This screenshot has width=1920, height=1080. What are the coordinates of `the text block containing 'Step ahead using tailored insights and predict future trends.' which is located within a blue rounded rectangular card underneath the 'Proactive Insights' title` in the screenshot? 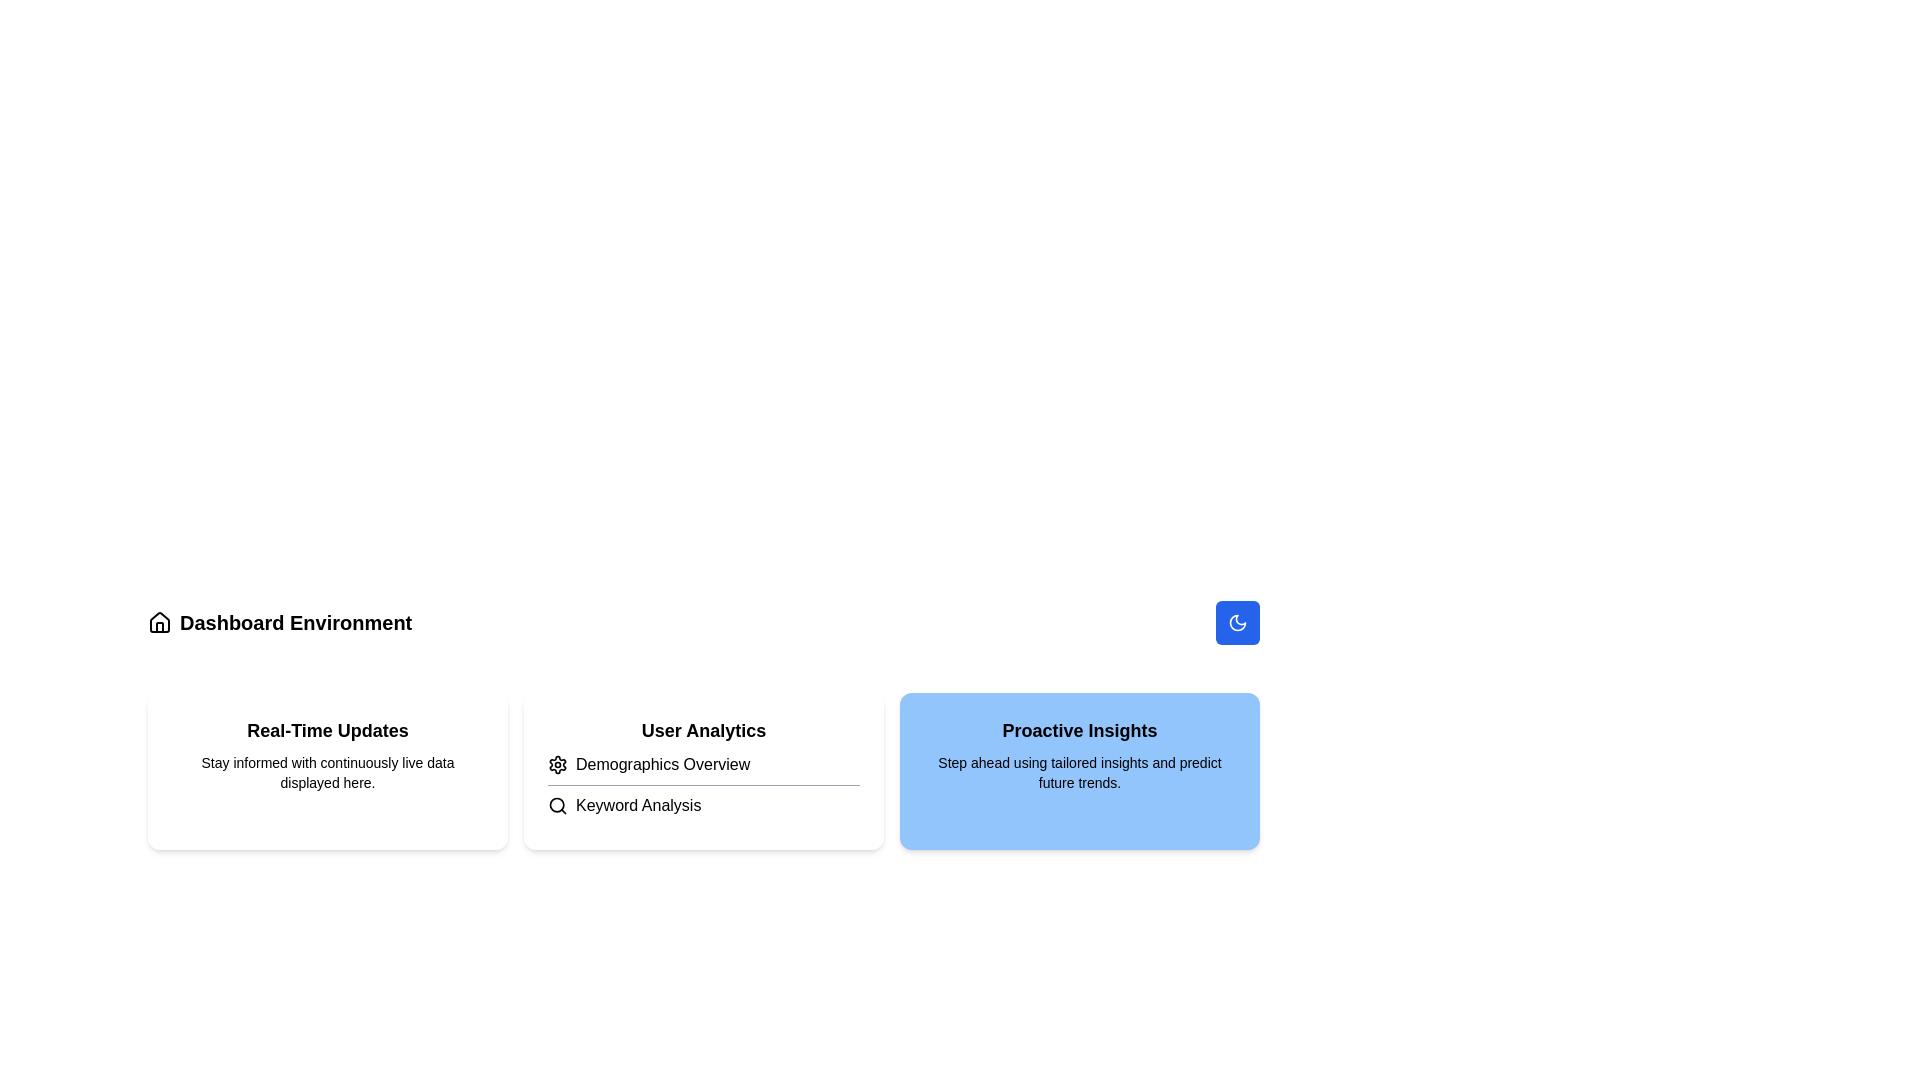 It's located at (1079, 771).